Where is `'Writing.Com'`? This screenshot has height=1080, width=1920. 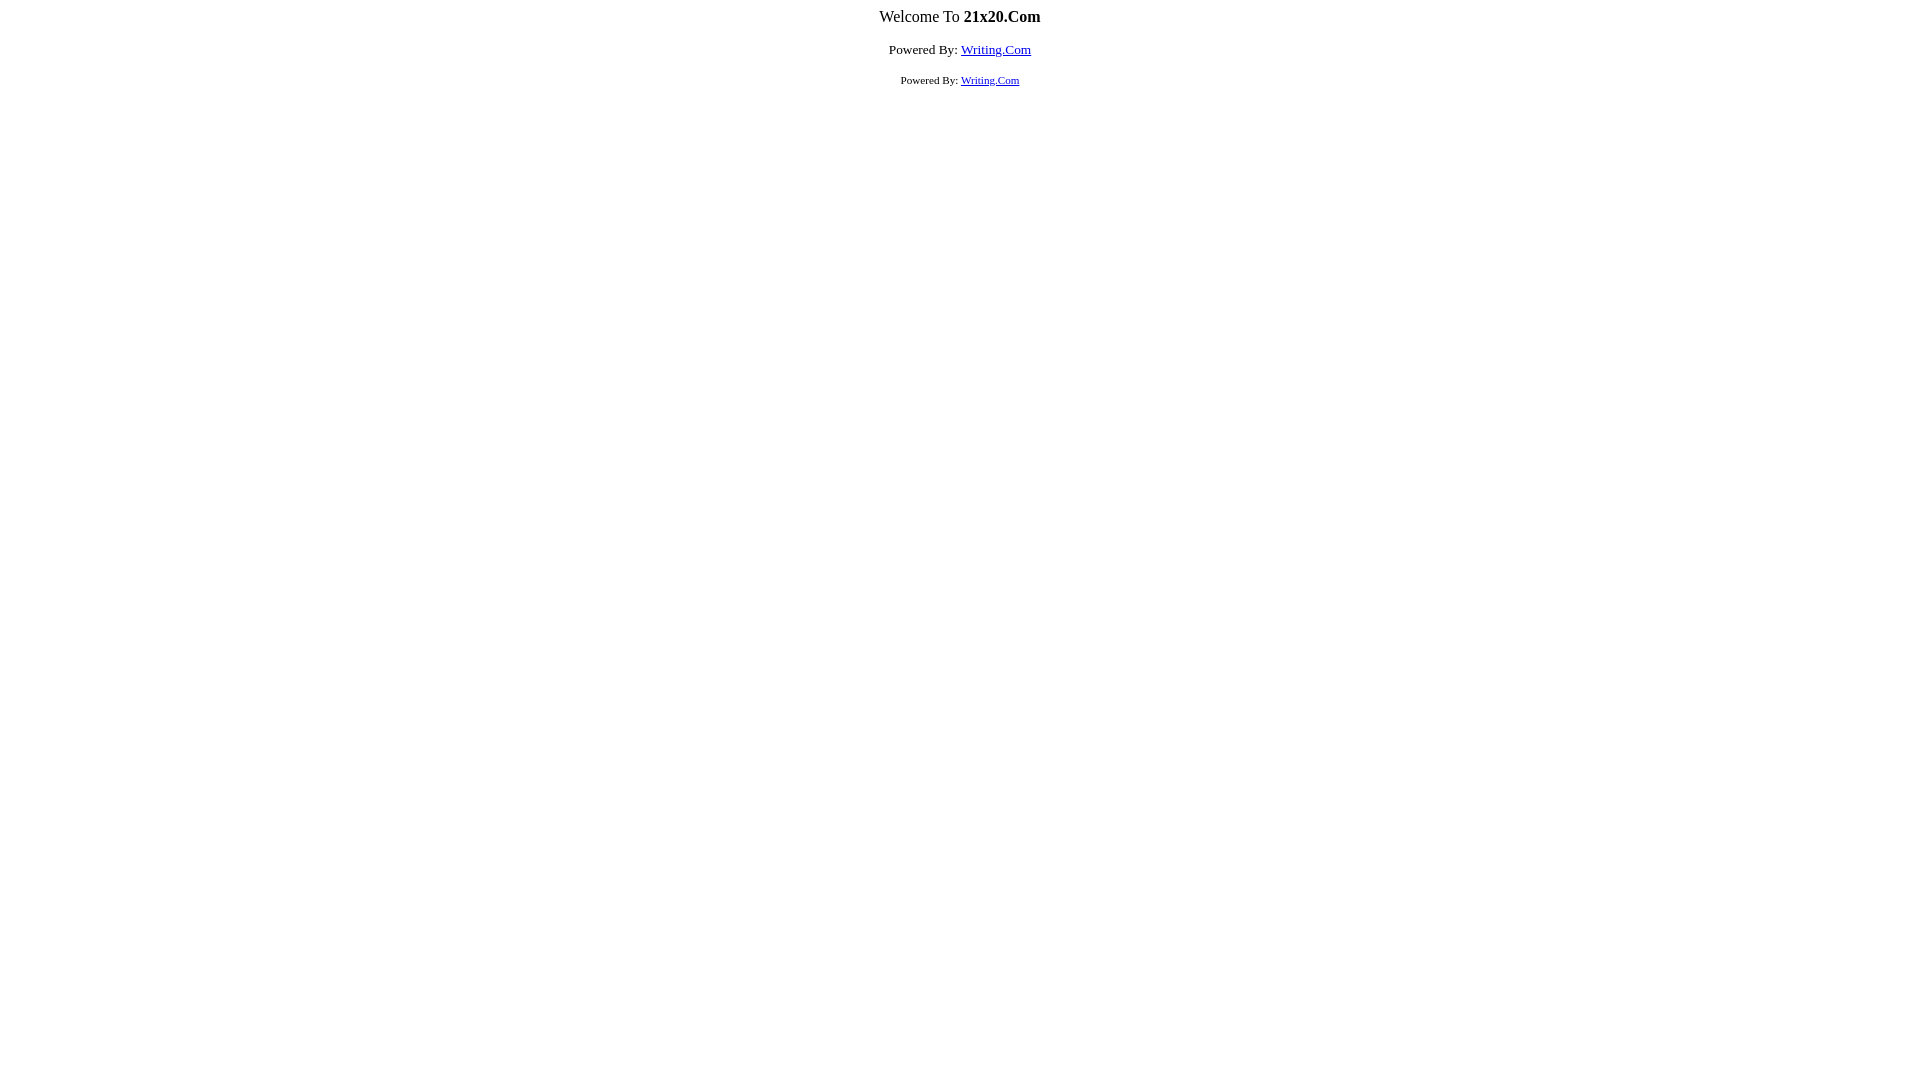
'Writing.Com' is located at coordinates (996, 48).